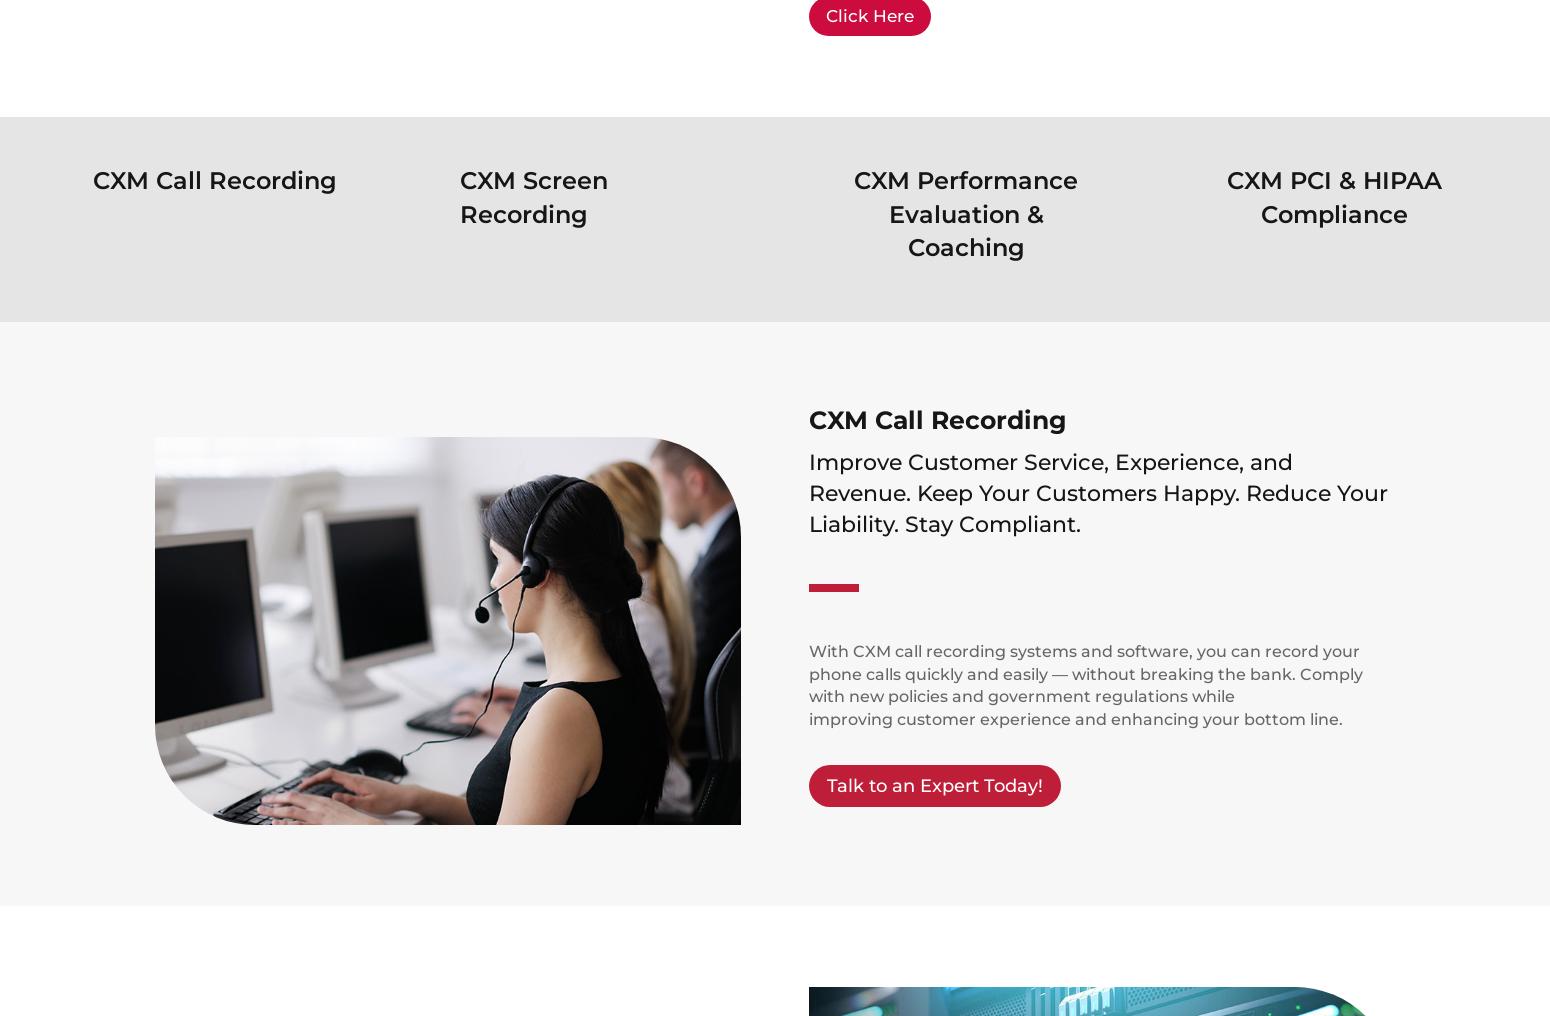 This screenshot has height=1016, width=1550. What do you see at coordinates (1045, 718) in the screenshot?
I see `'customer experience and enhancing'` at bounding box center [1045, 718].